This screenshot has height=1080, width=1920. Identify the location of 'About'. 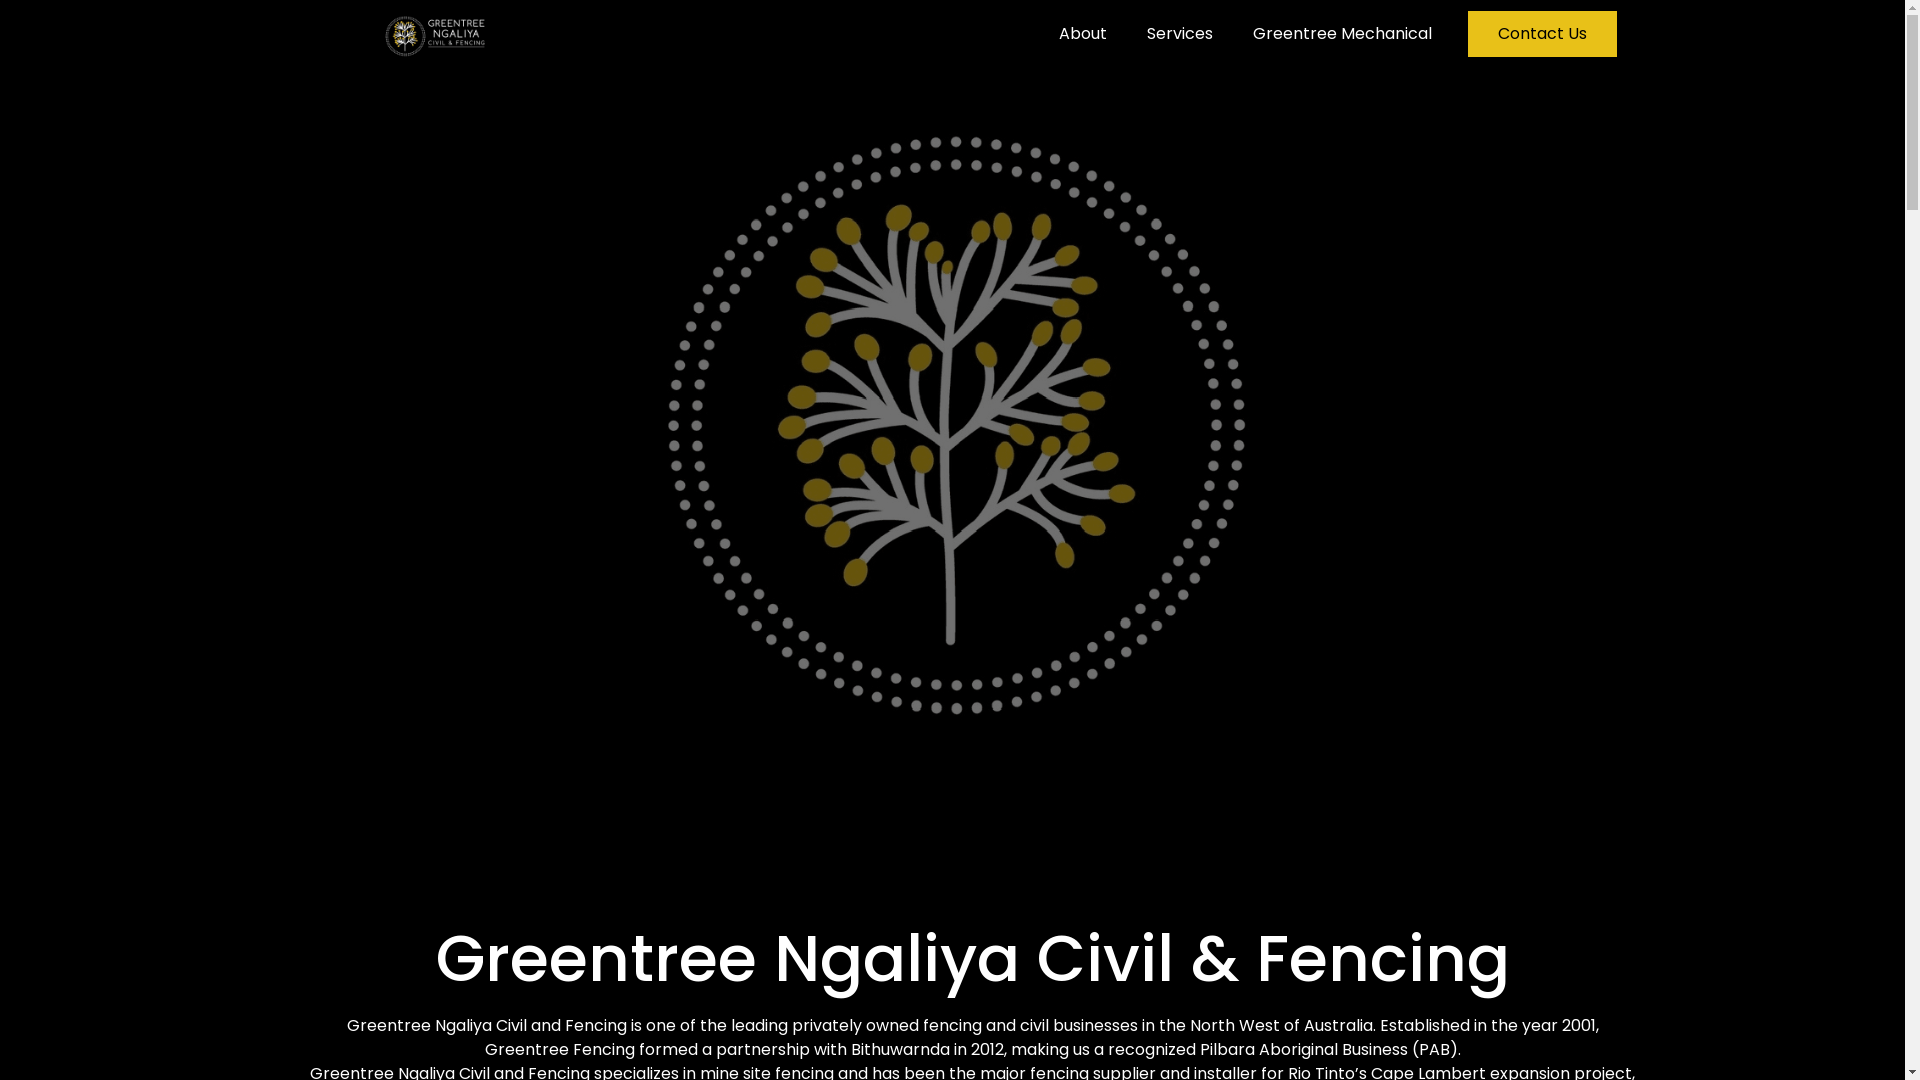
(1082, 34).